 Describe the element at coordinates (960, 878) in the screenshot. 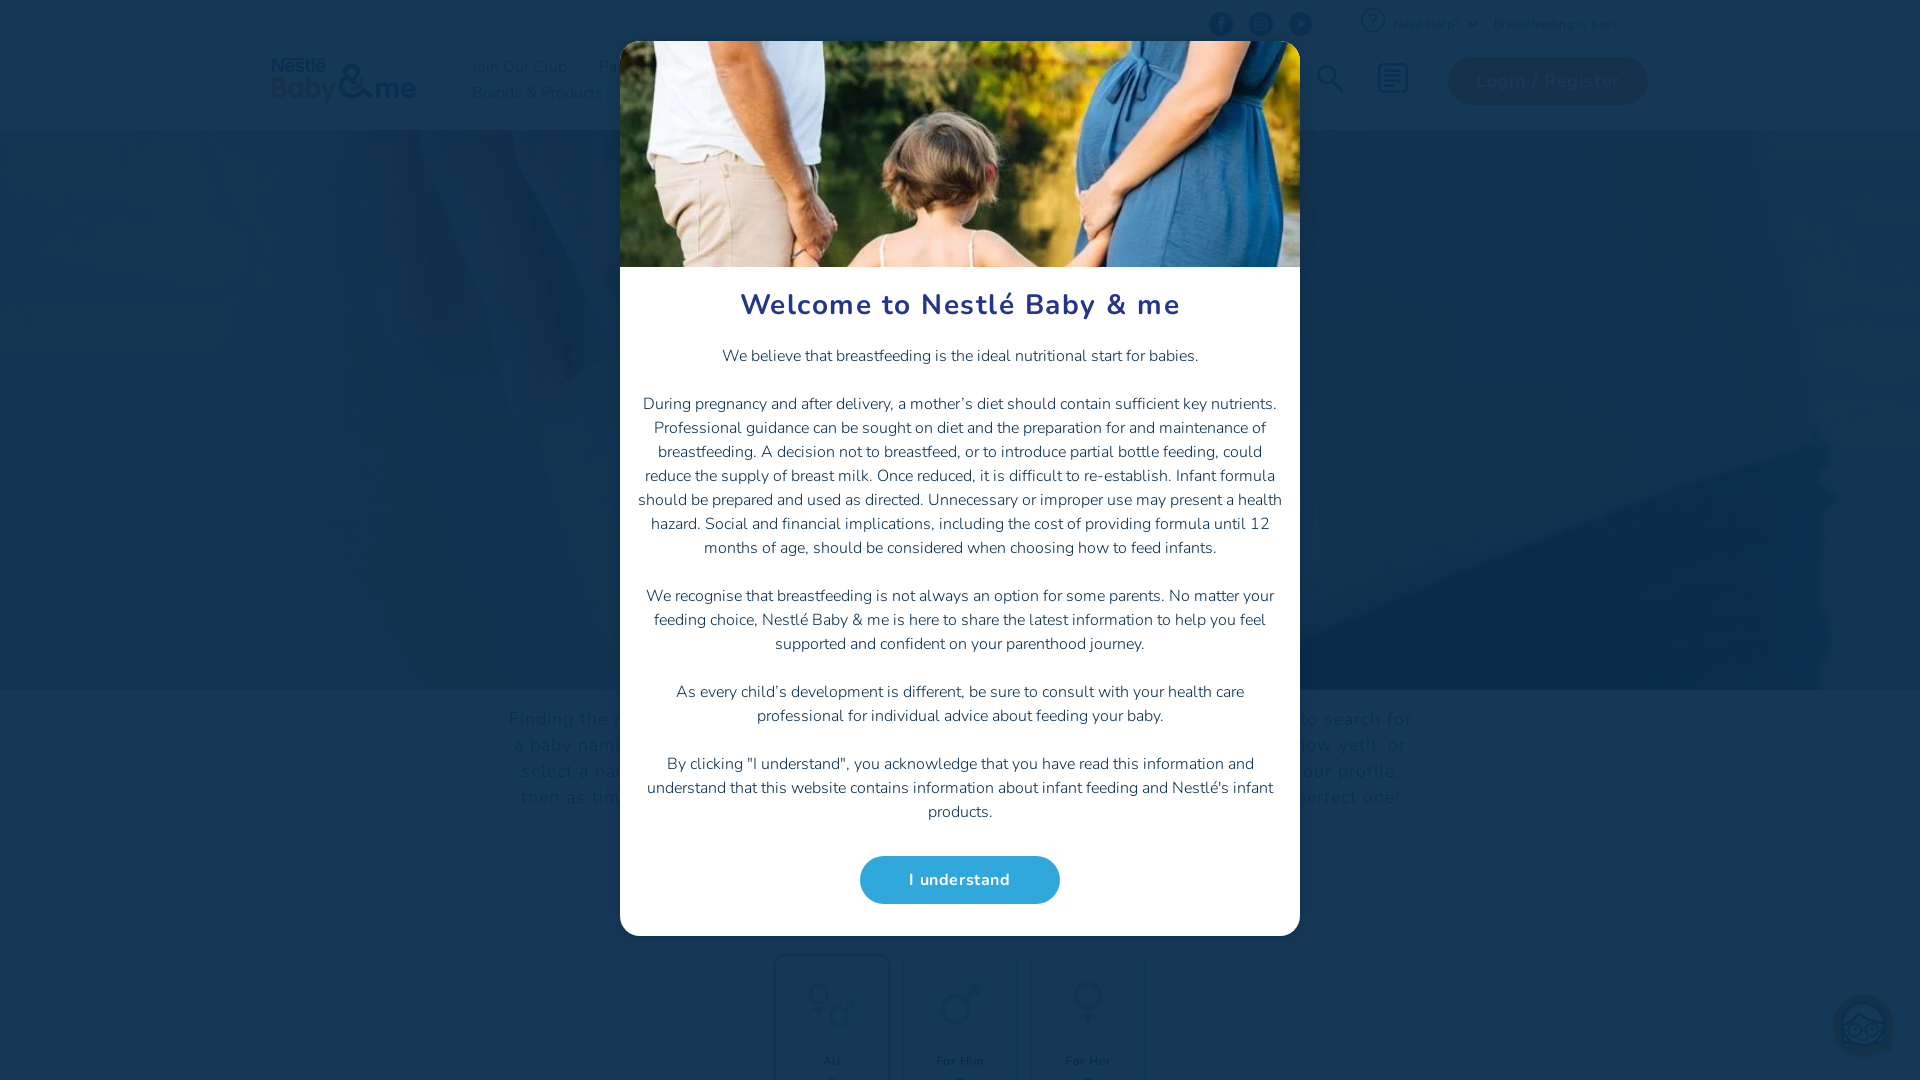

I see `'I understand'` at that location.